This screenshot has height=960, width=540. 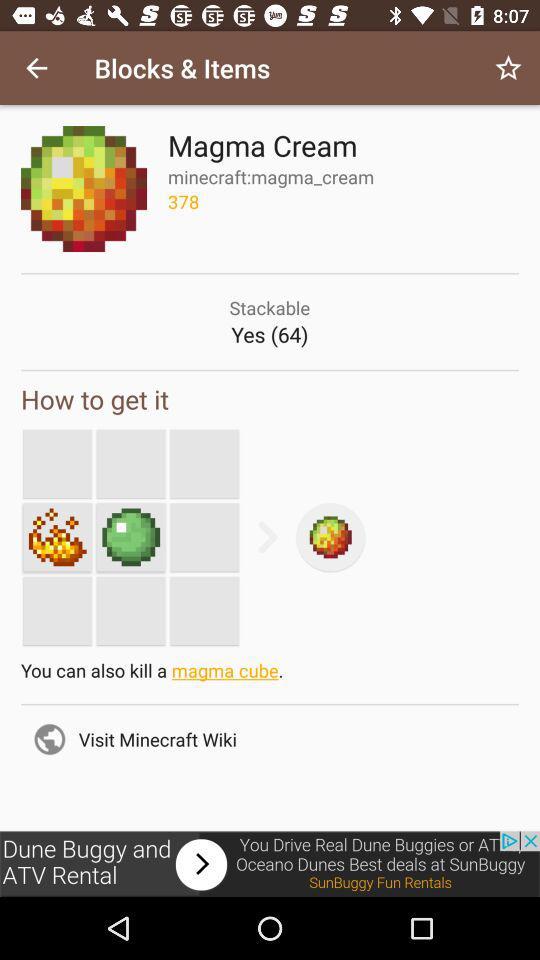 I want to click on advertisement, so click(x=270, y=863).